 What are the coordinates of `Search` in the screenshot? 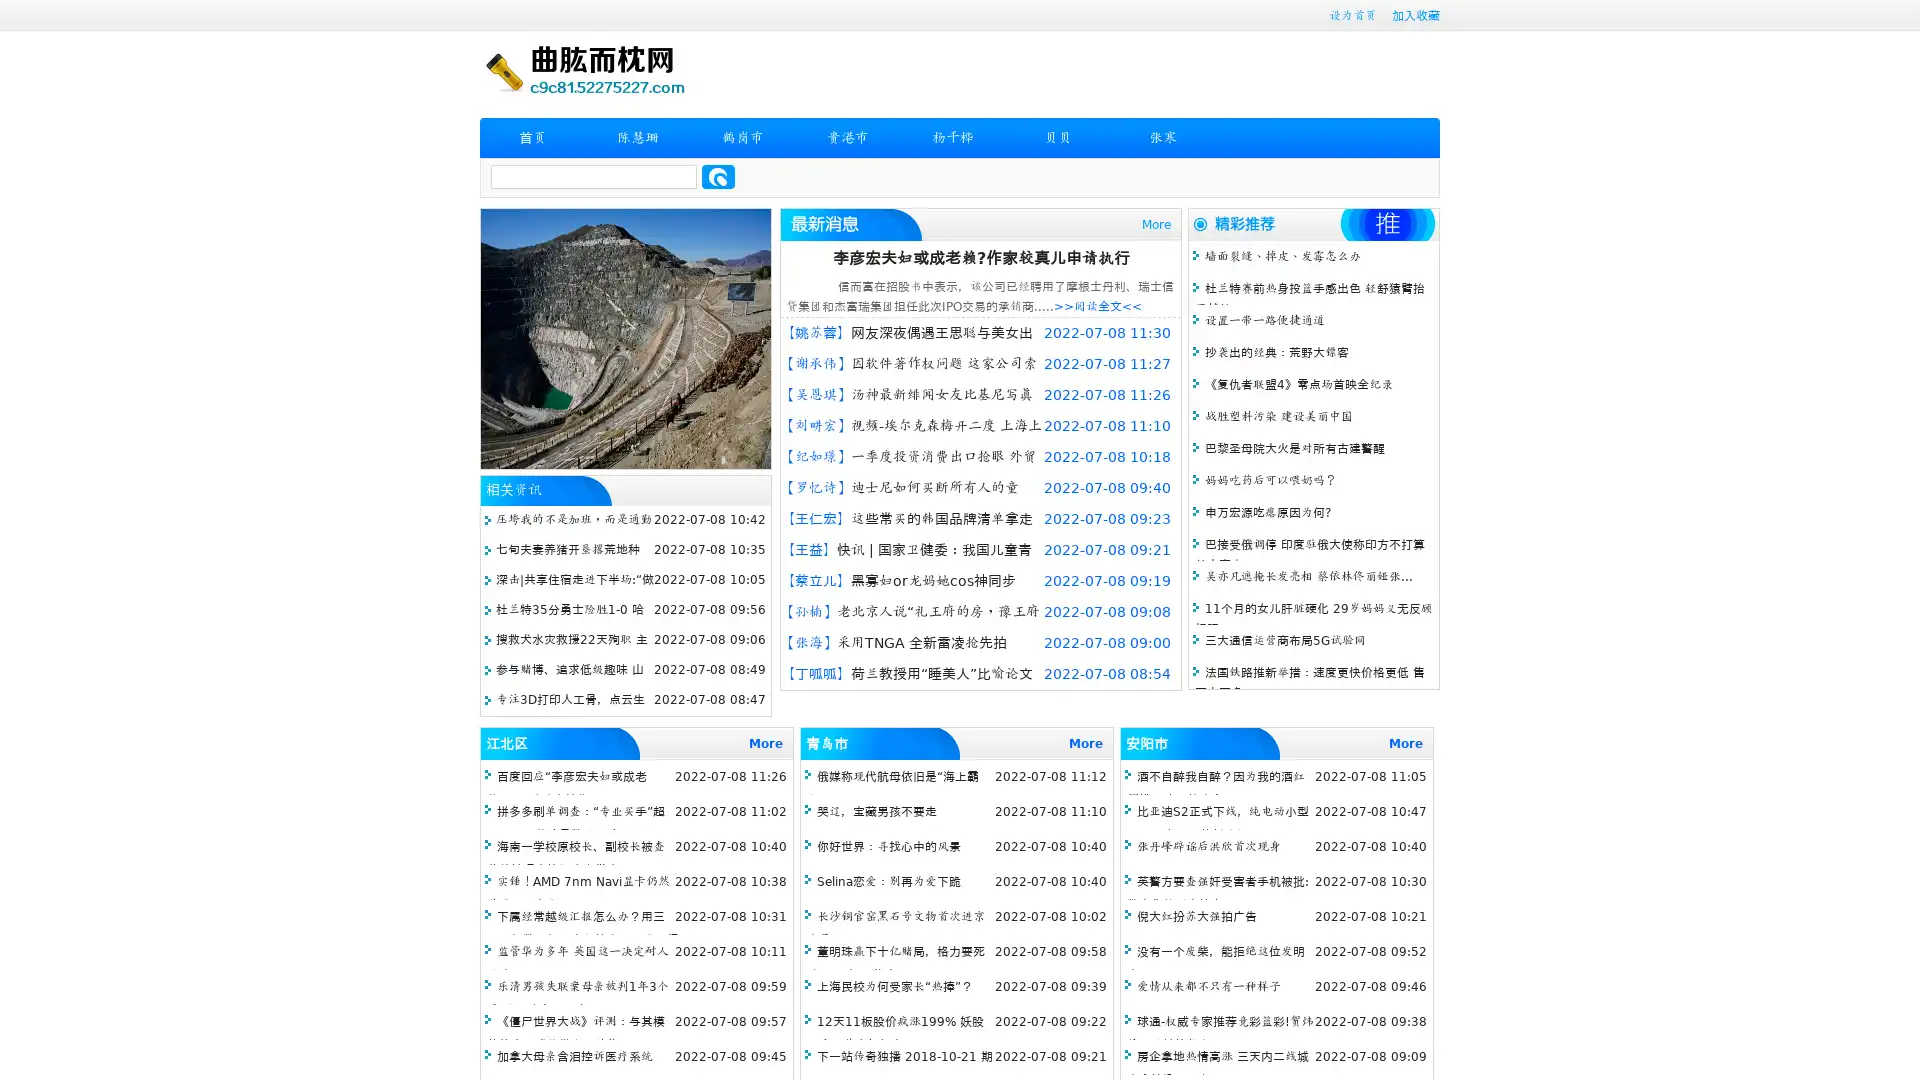 It's located at (718, 176).